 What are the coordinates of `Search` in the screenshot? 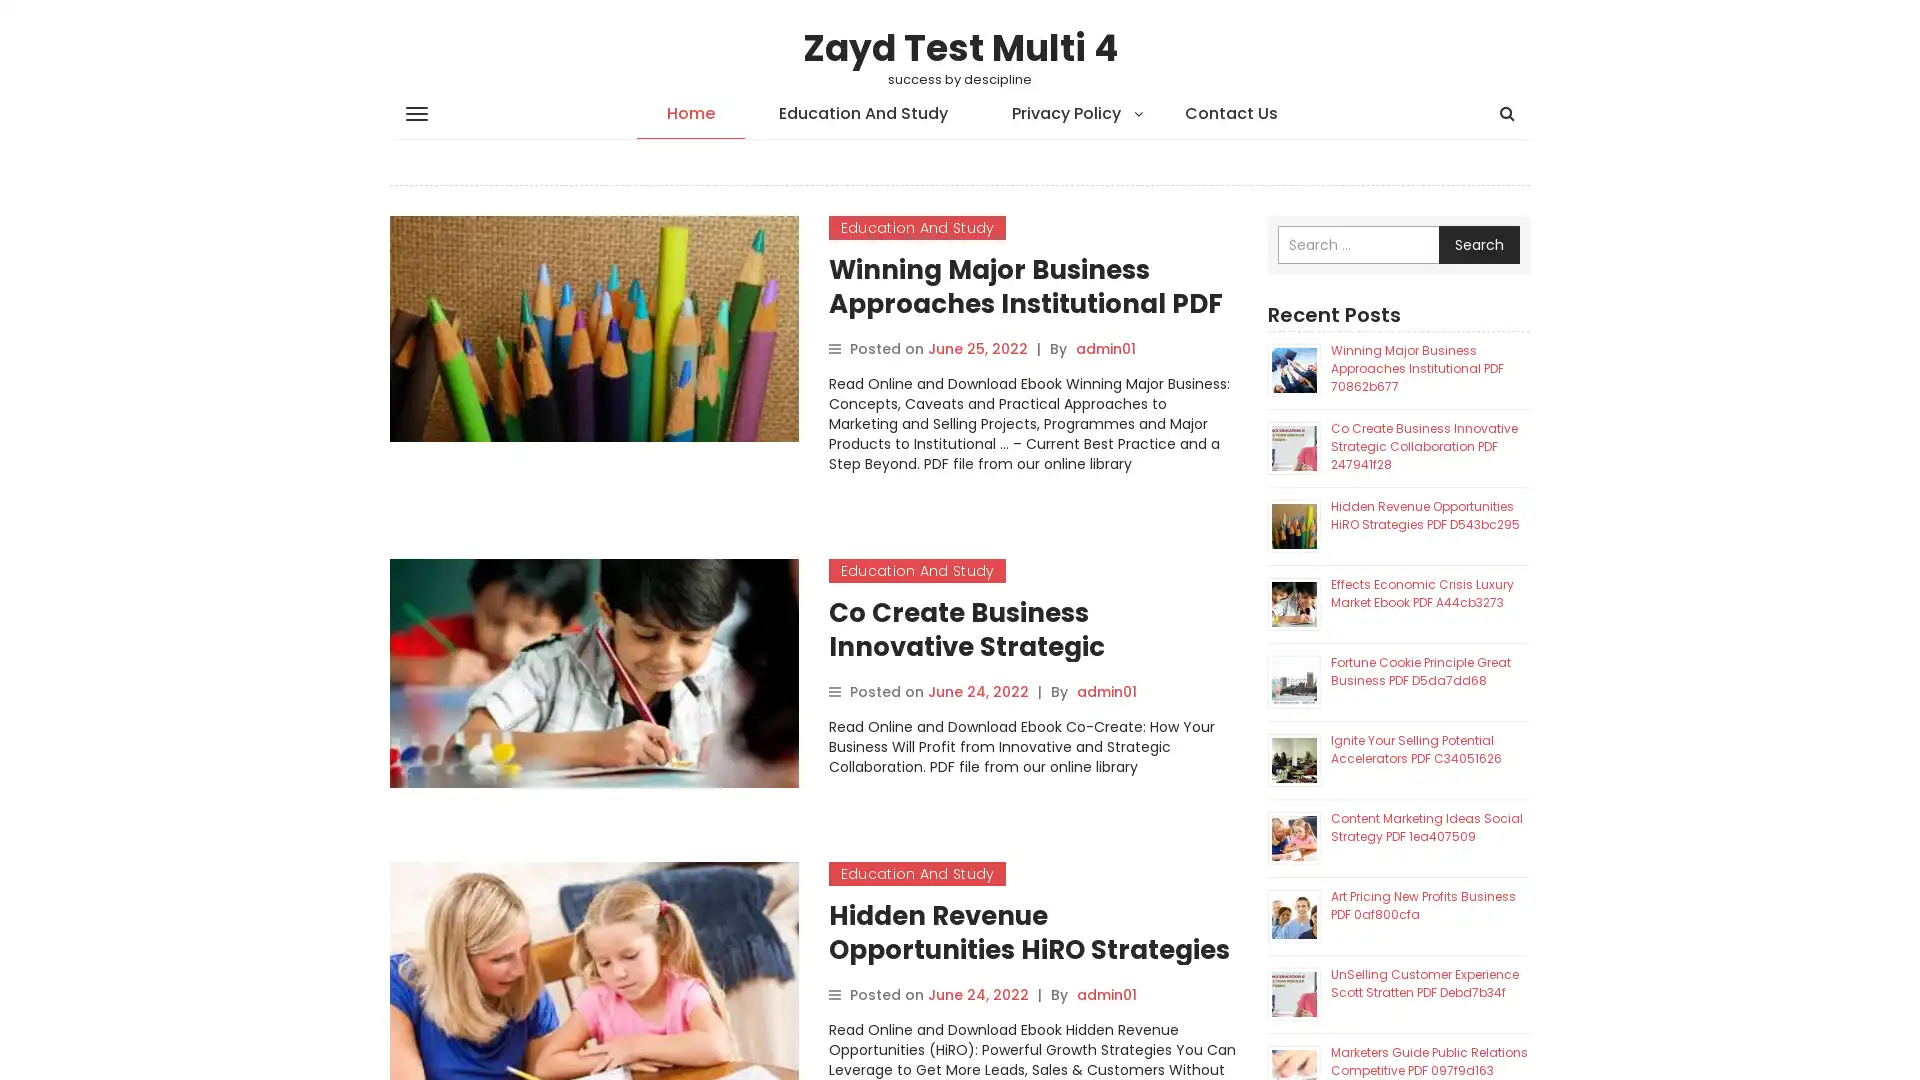 It's located at (1479, 244).